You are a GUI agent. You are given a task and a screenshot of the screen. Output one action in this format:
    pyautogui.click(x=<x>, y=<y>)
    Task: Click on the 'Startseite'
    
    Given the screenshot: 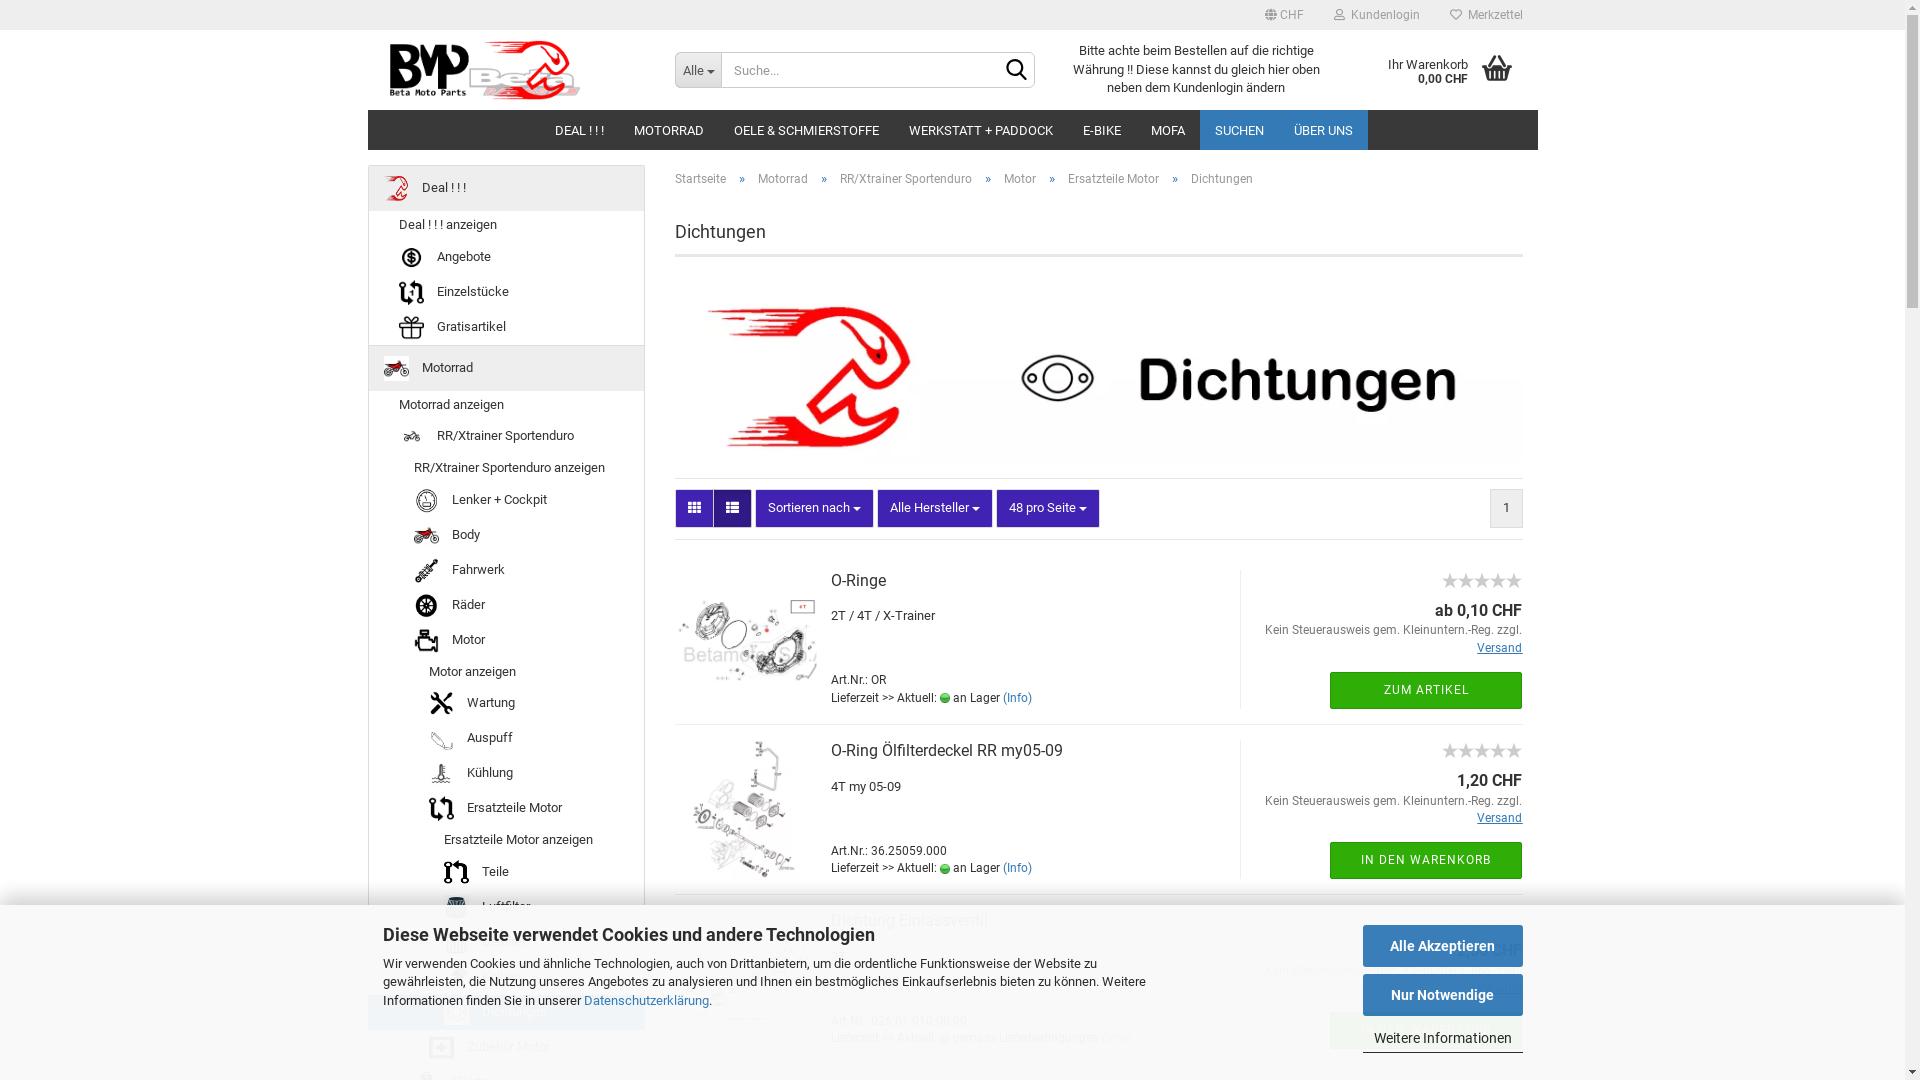 What is the action you would take?
    pyautogui.click(x=700, y=177)
    